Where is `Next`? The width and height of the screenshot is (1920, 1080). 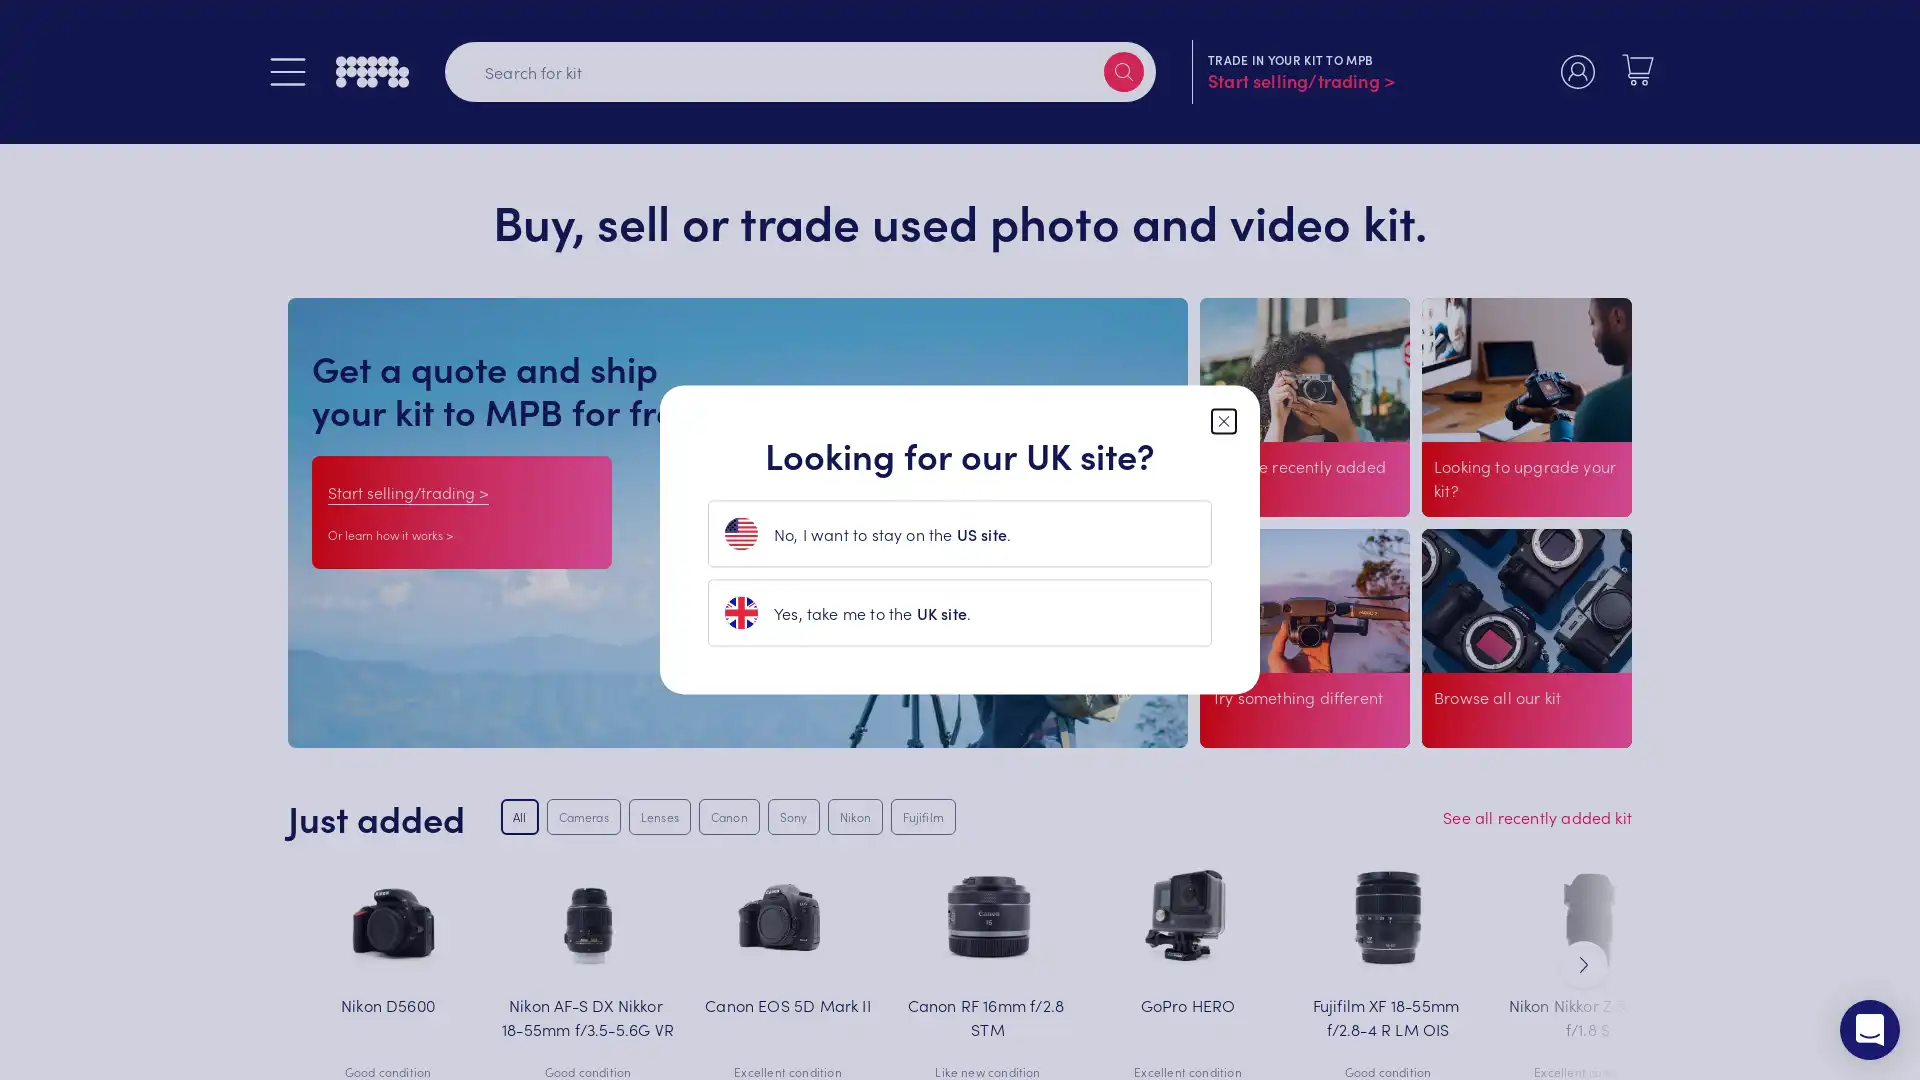 Next is located at coordinates (1583, 963).